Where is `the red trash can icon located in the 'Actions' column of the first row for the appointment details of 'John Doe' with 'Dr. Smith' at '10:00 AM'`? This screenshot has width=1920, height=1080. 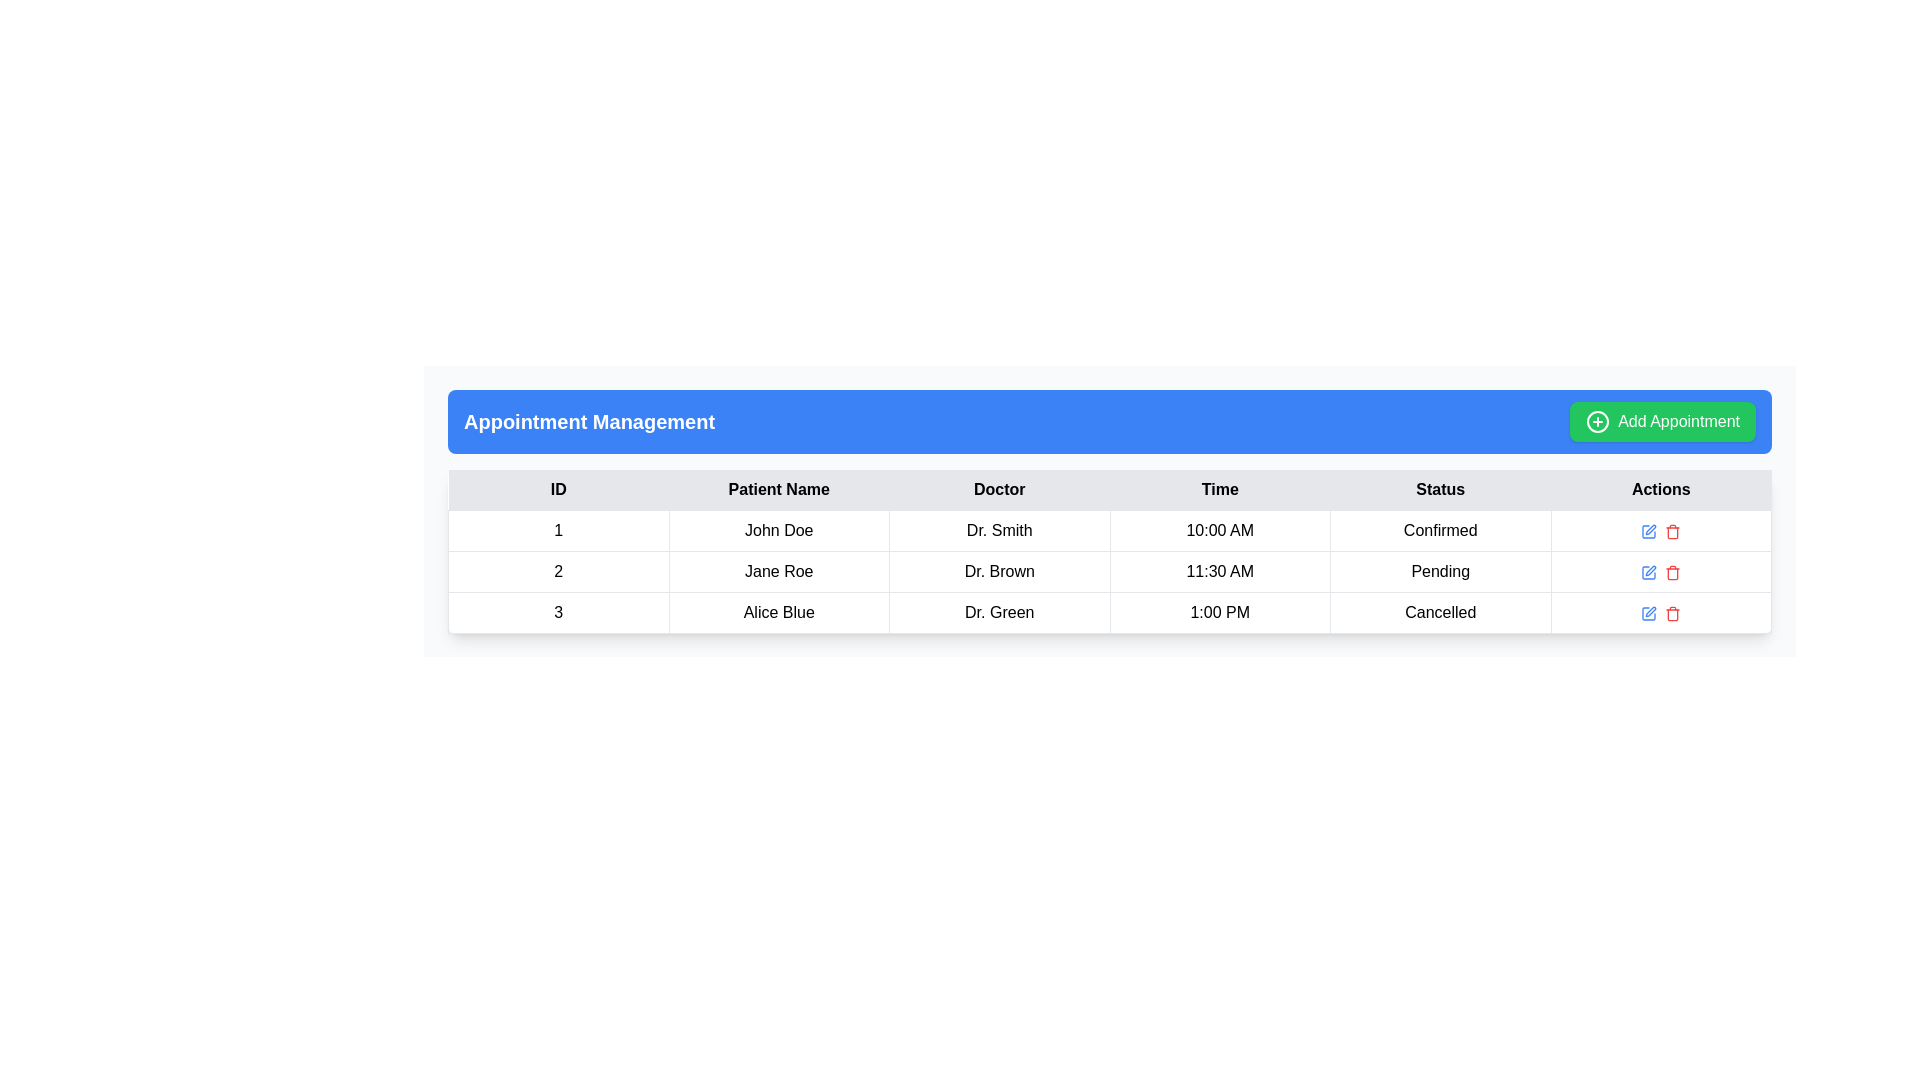
the red trash can icon located in the 'Actions' column of the first row for the appointment details of 'John Doe' with 'Dr. Smith' at '10:00 AM' is located at coordinates (1661, 530).